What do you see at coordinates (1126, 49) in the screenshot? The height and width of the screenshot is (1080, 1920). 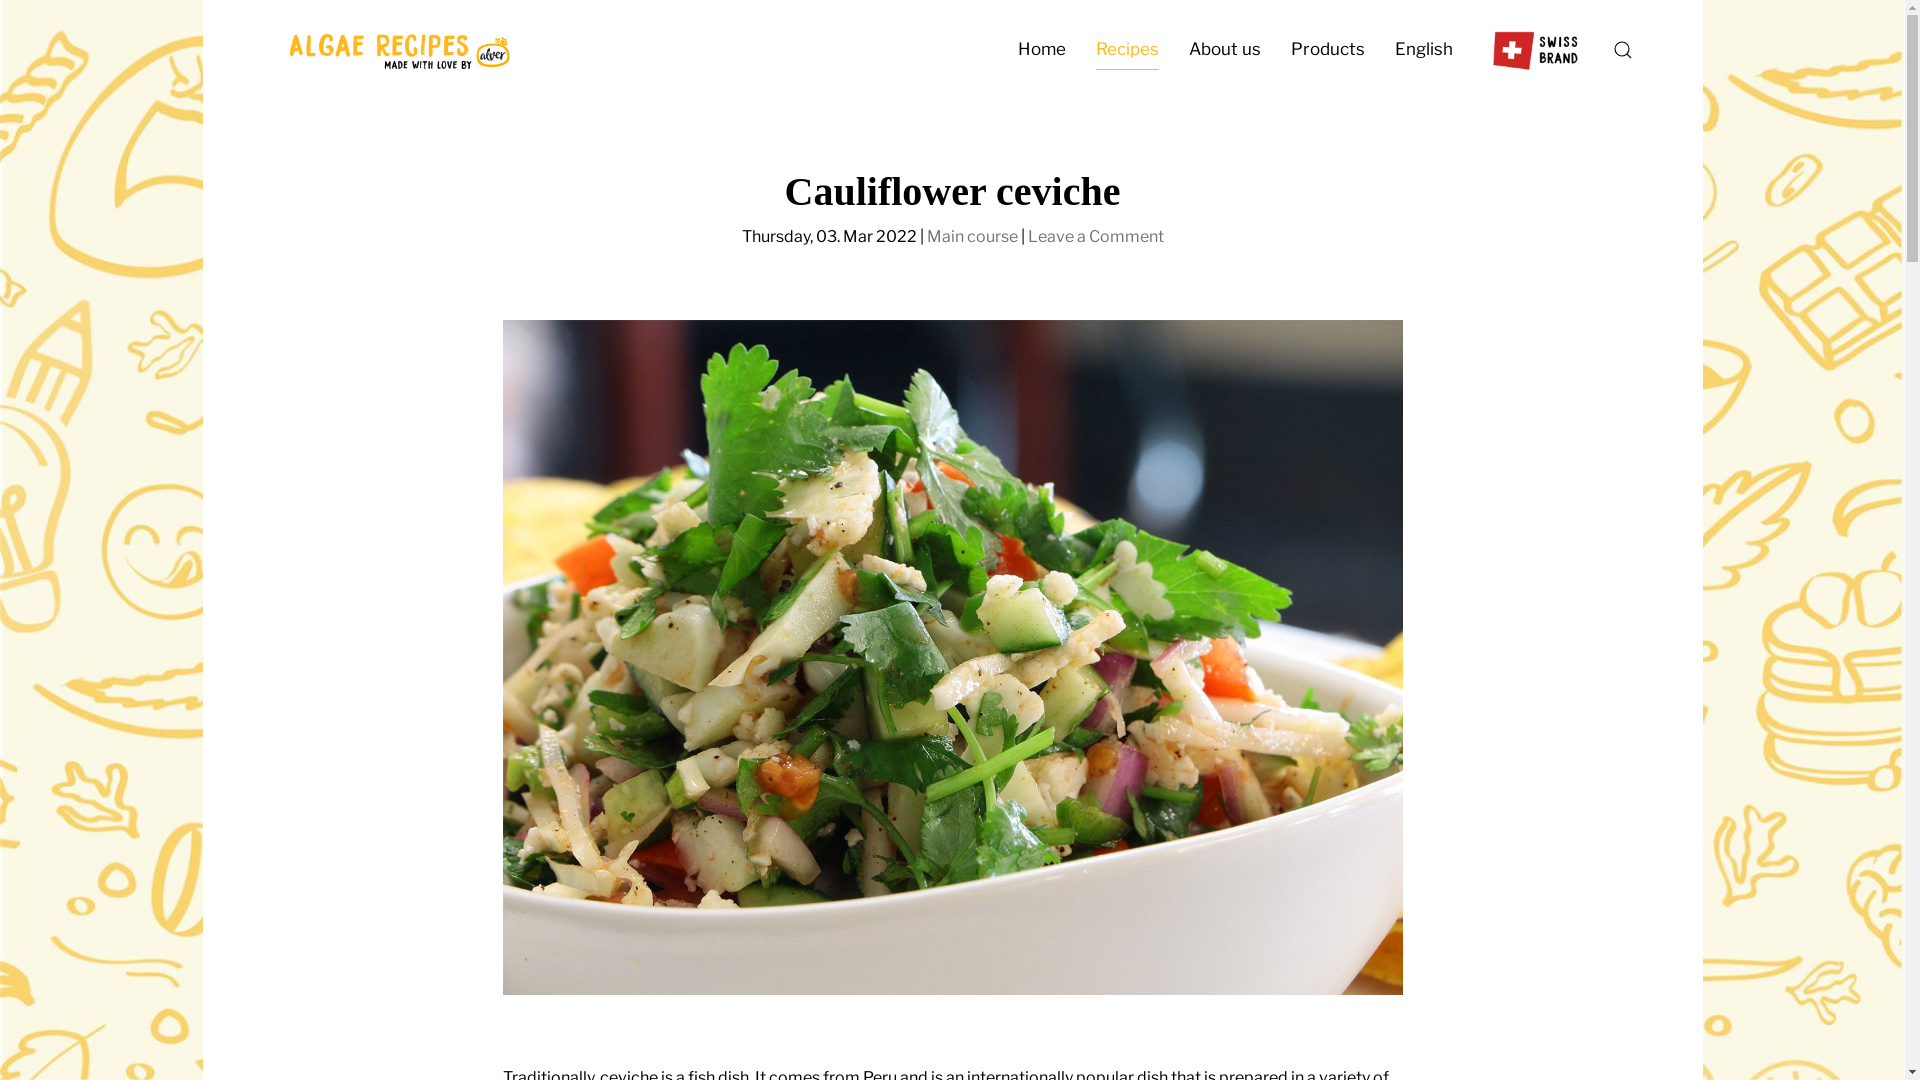 I see `'Recipes'` at bounding box center [1126, 49].